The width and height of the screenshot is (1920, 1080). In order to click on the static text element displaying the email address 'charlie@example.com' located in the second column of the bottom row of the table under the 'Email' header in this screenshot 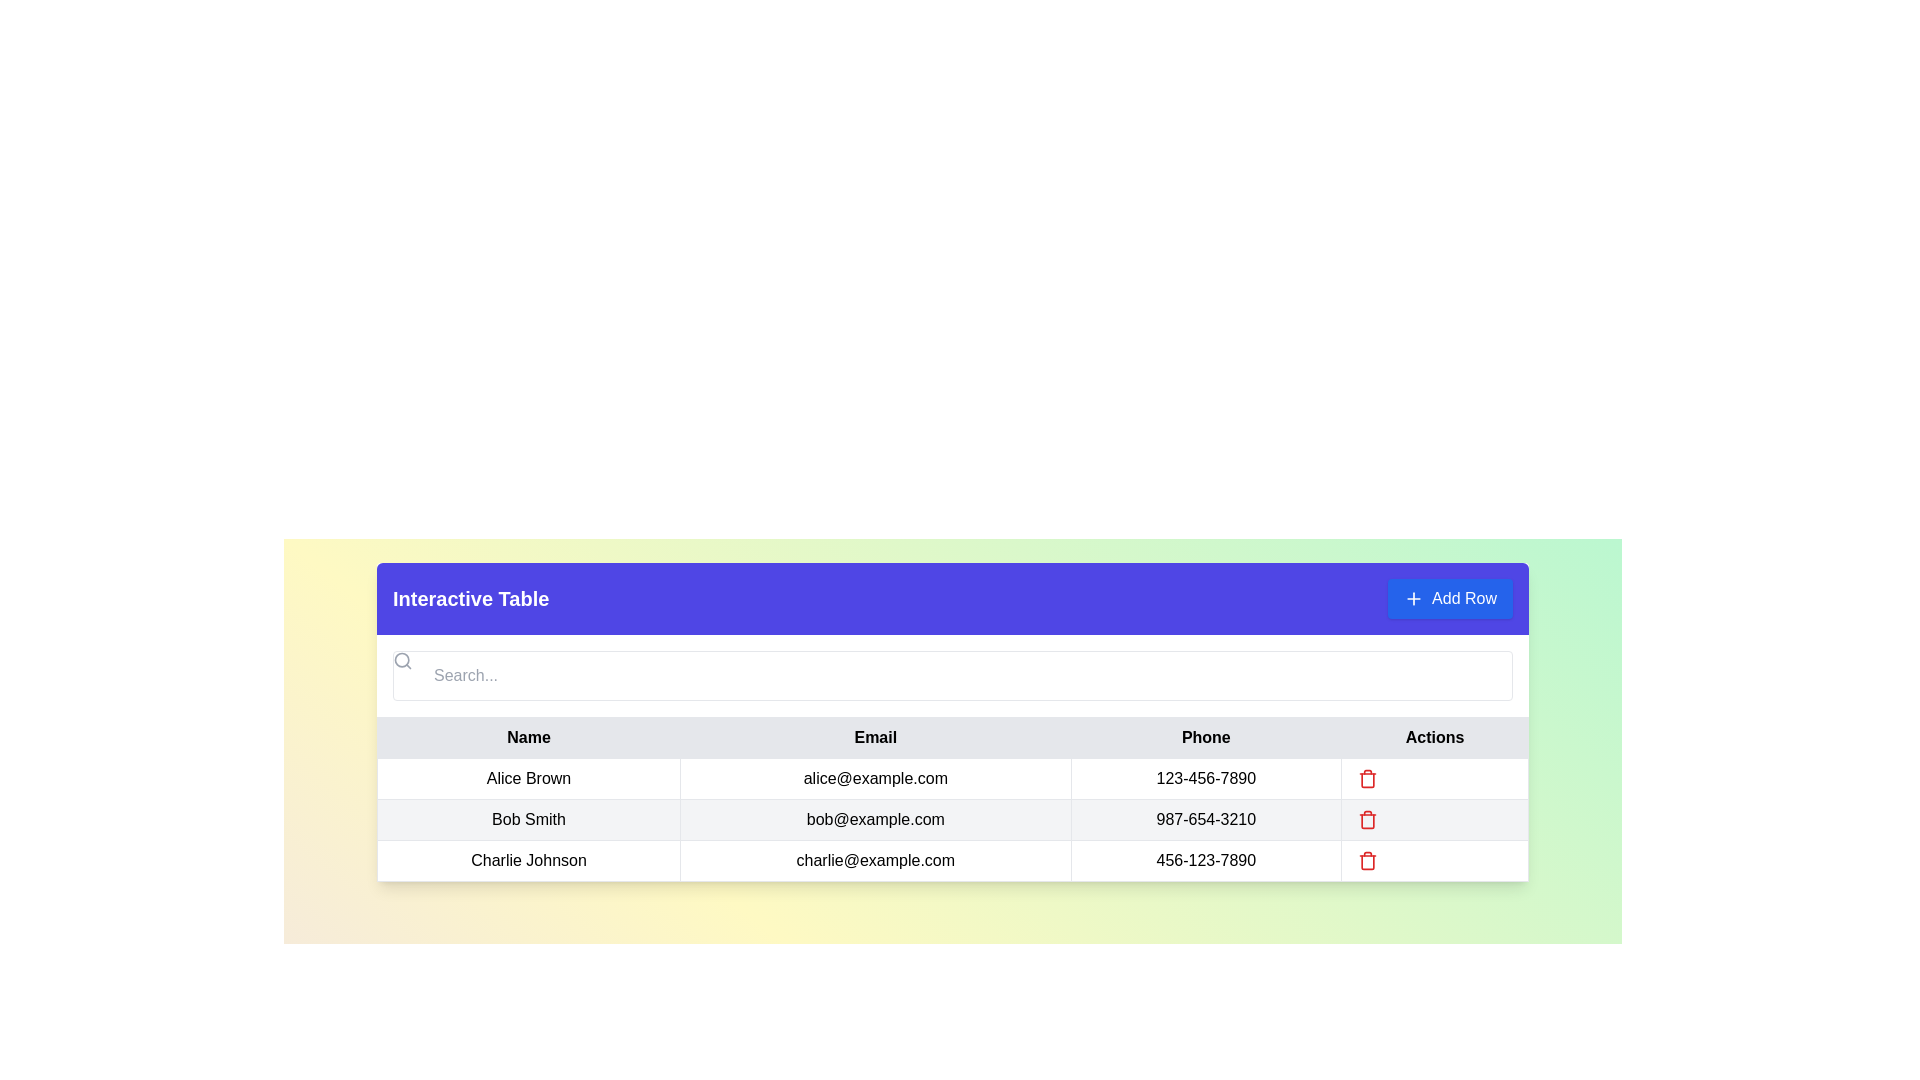, I will do `click(875, 859)`.